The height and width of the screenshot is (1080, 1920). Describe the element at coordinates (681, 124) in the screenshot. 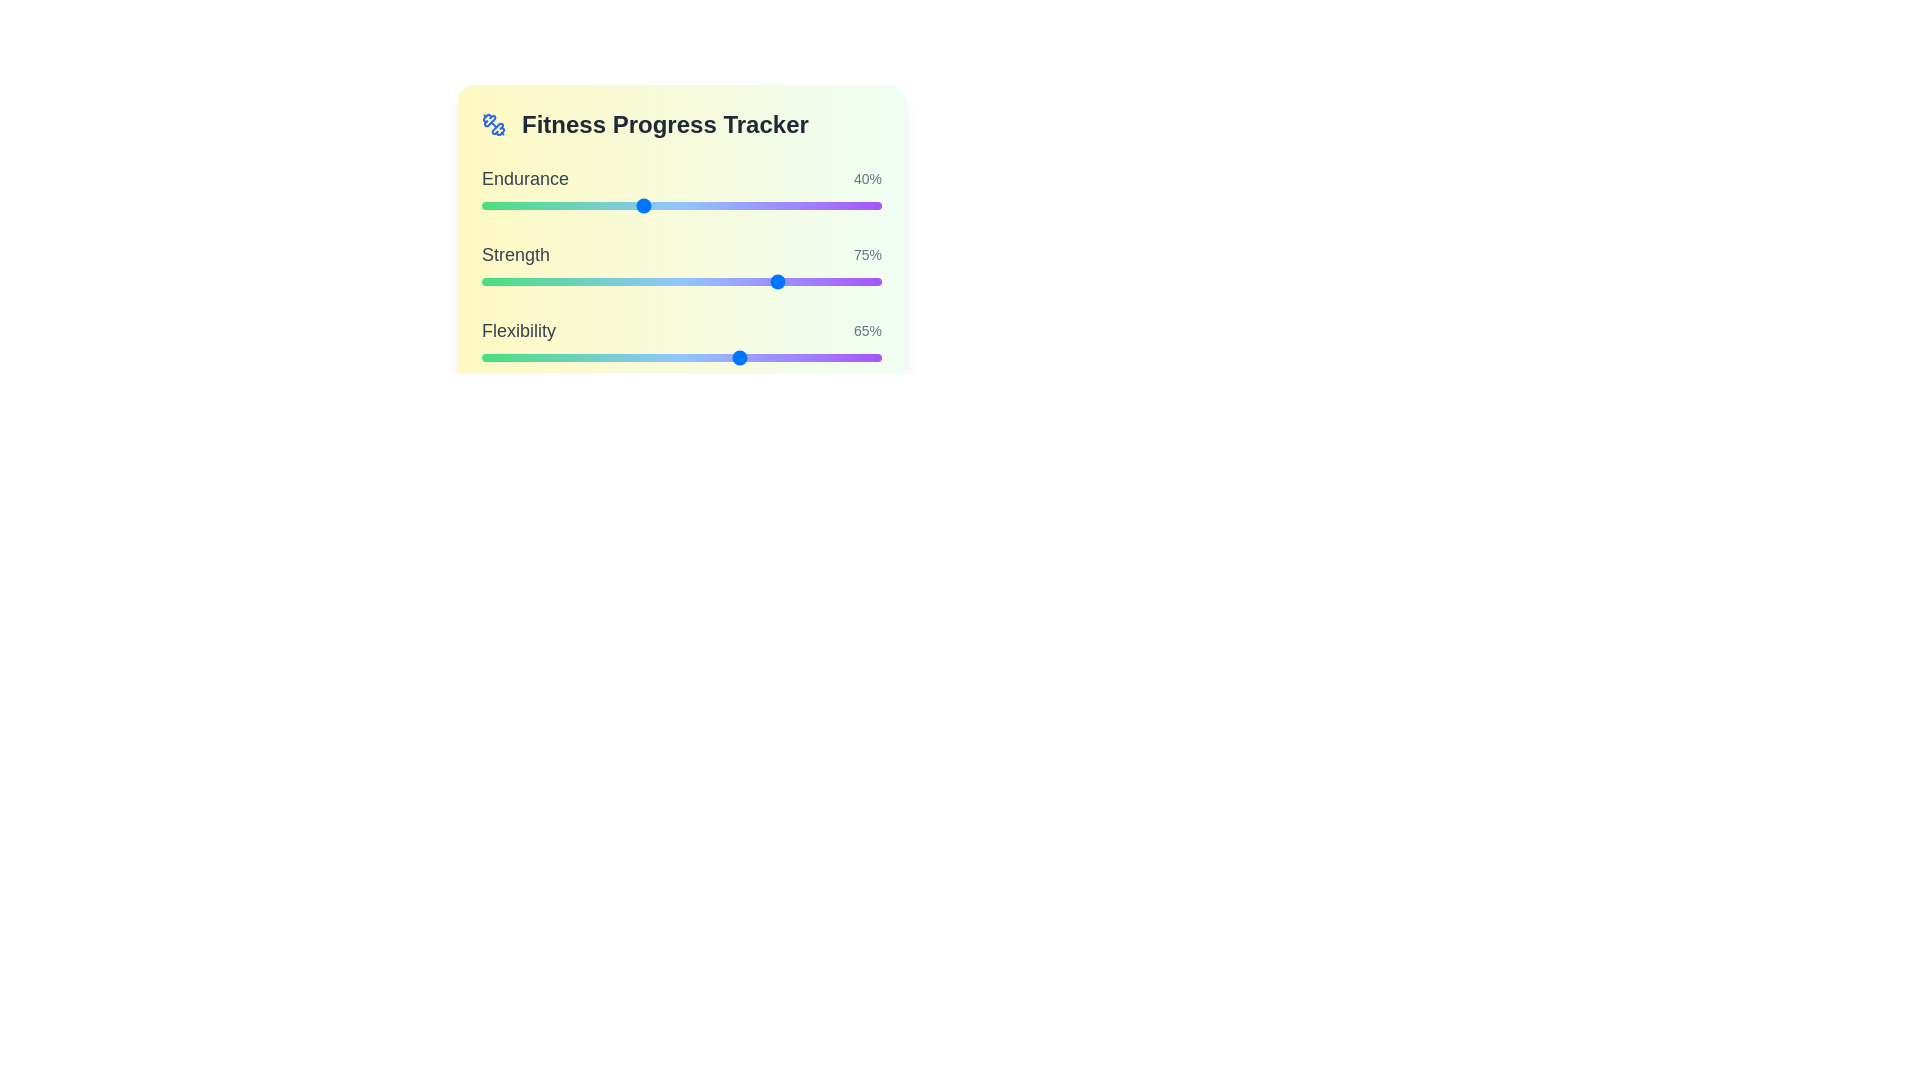

I see `the section labeled` at that location.